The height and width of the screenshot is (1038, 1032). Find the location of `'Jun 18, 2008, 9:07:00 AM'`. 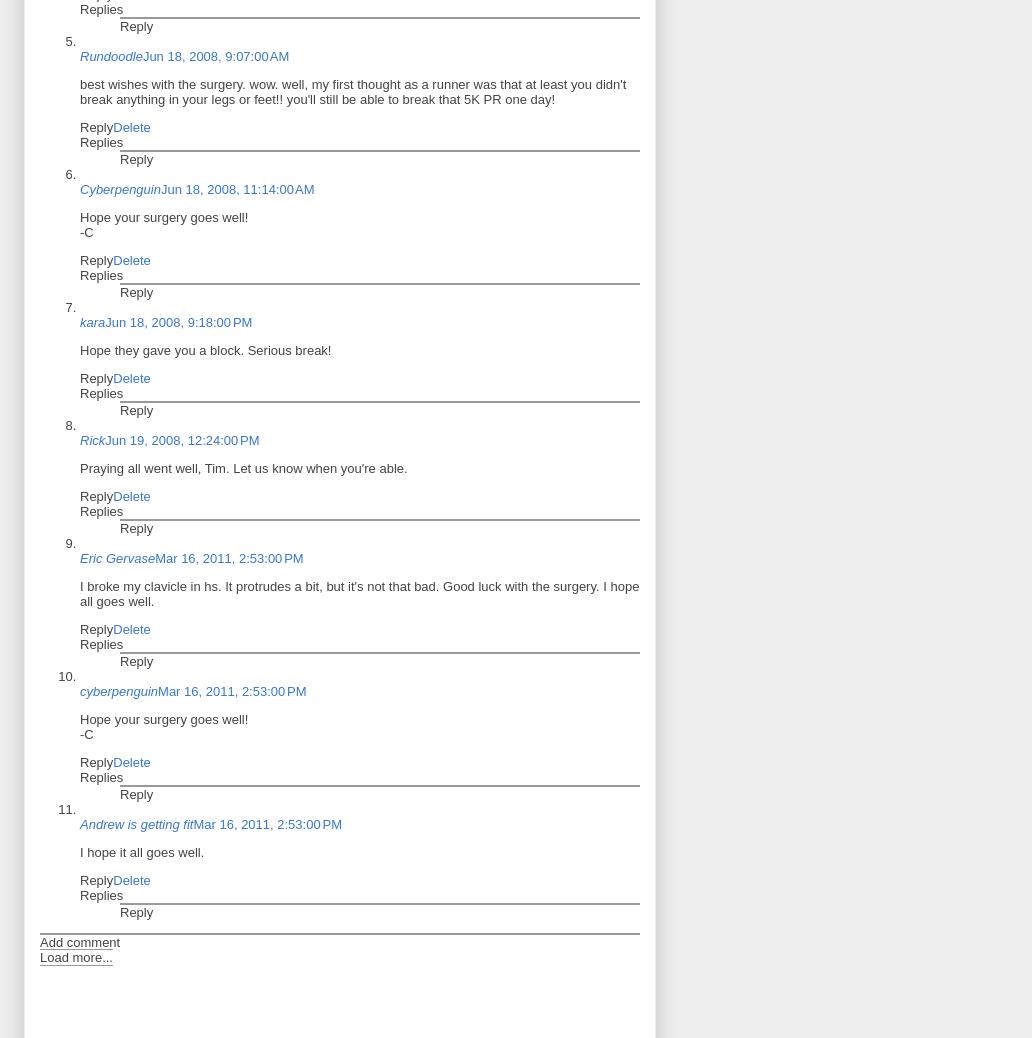

'Jun 18, 2008, 9:07:00 AM' is located at coordinates (214, 54).